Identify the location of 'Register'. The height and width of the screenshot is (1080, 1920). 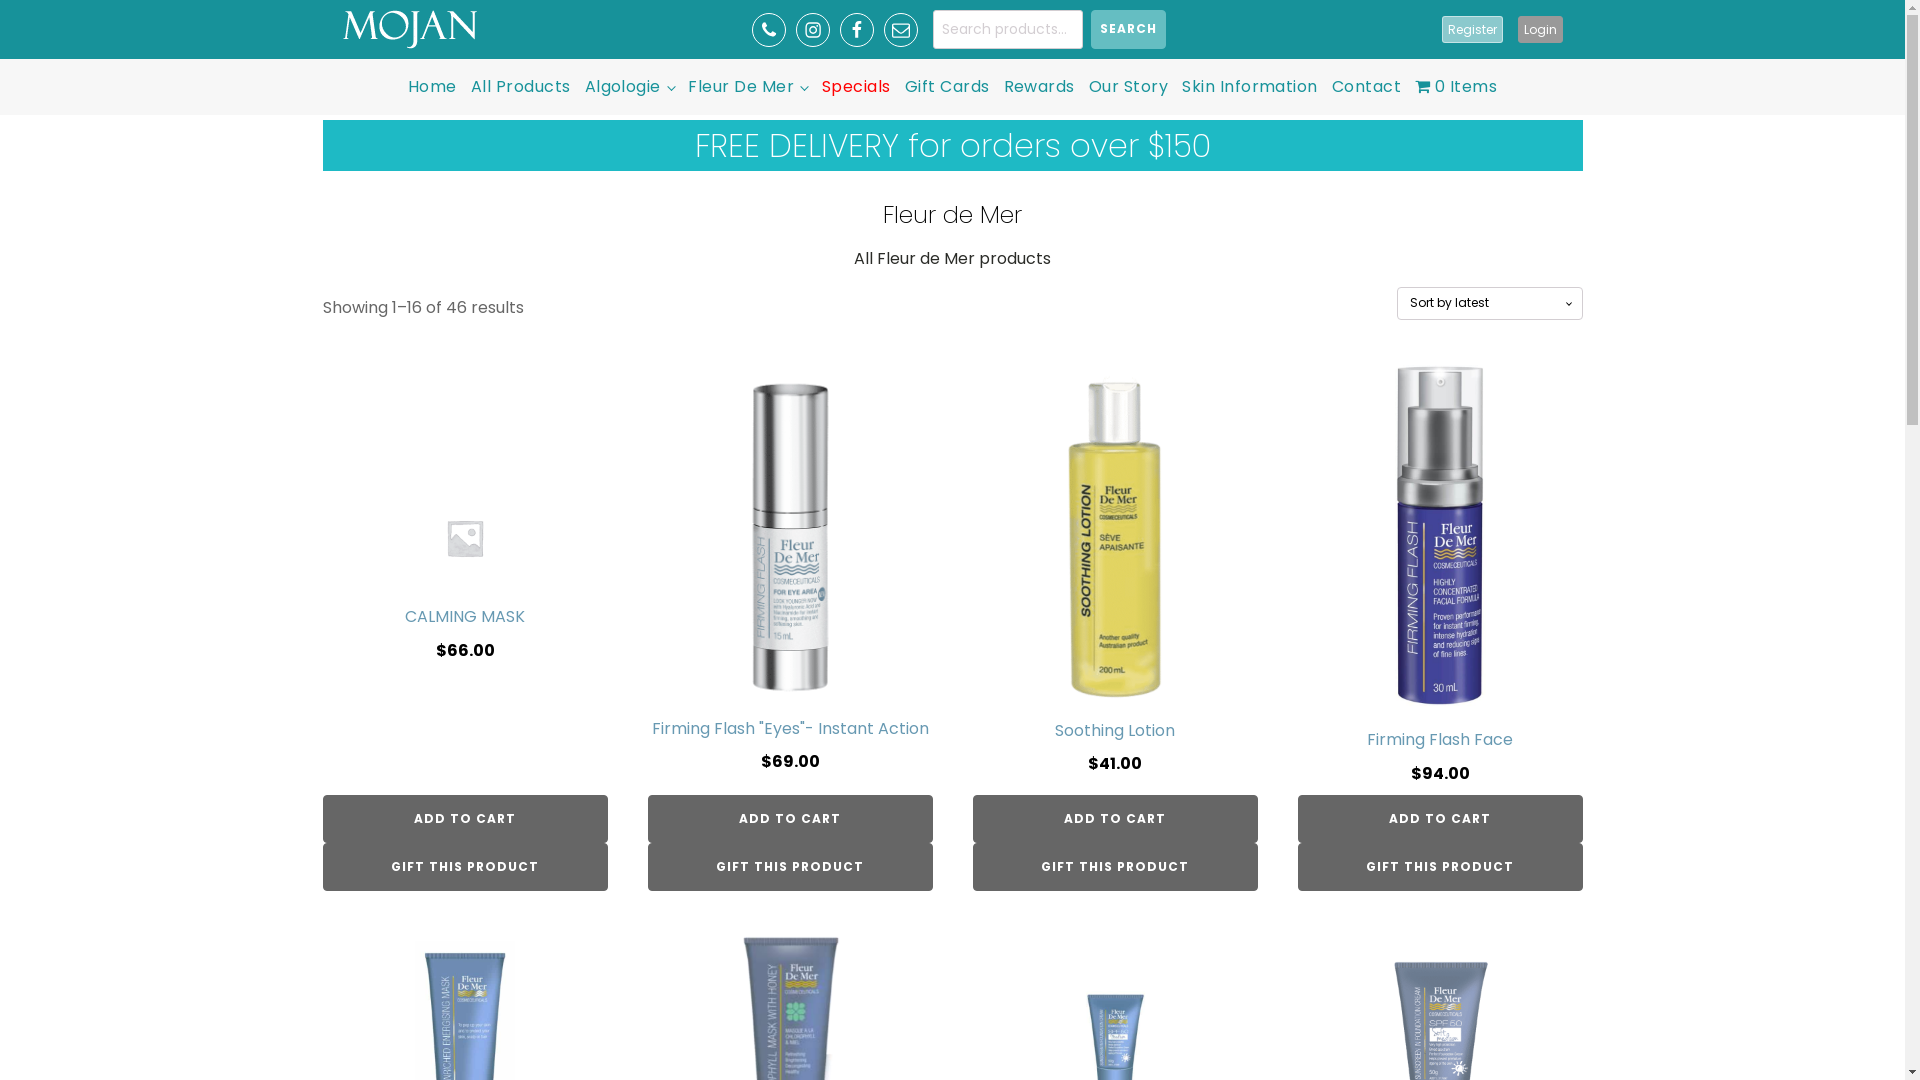
(1472, 29).